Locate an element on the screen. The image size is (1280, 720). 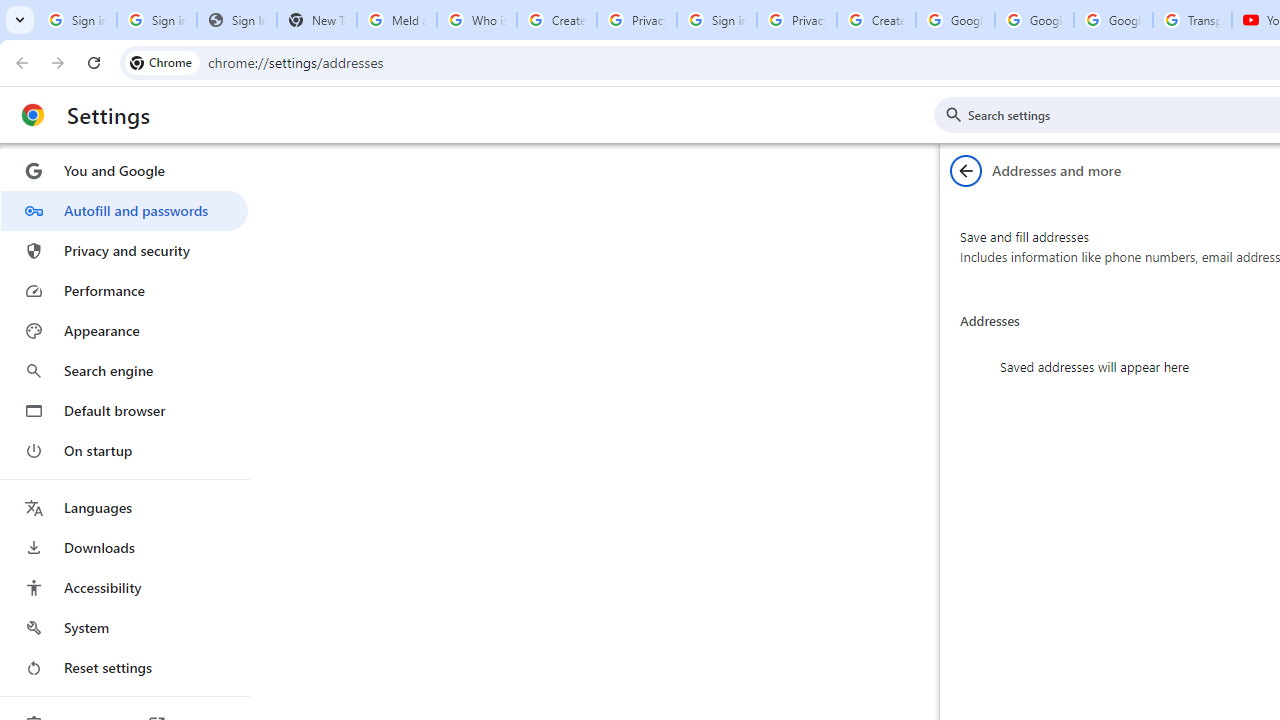
'On startup' is located at coordinates (123, 451).